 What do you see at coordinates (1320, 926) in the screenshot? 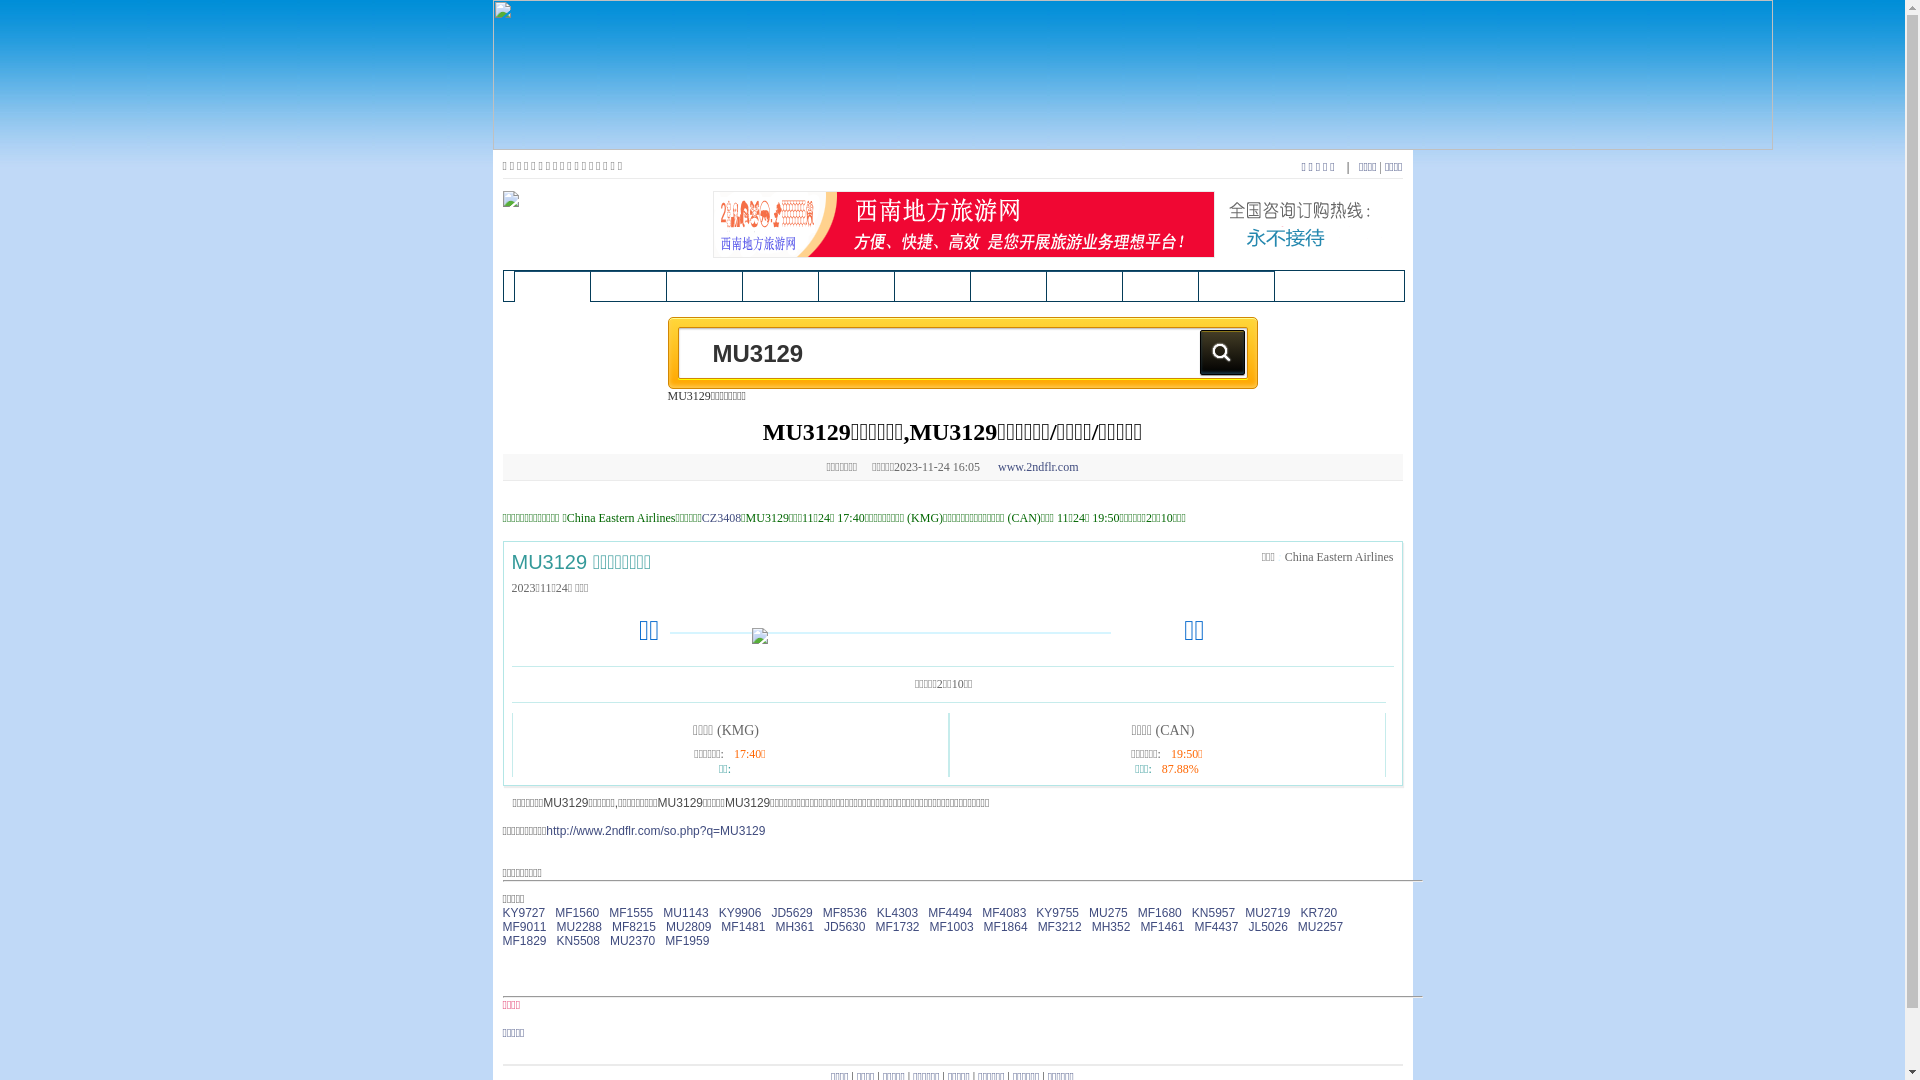
I see `'MU2257'` at bounding box center [1320, 926].